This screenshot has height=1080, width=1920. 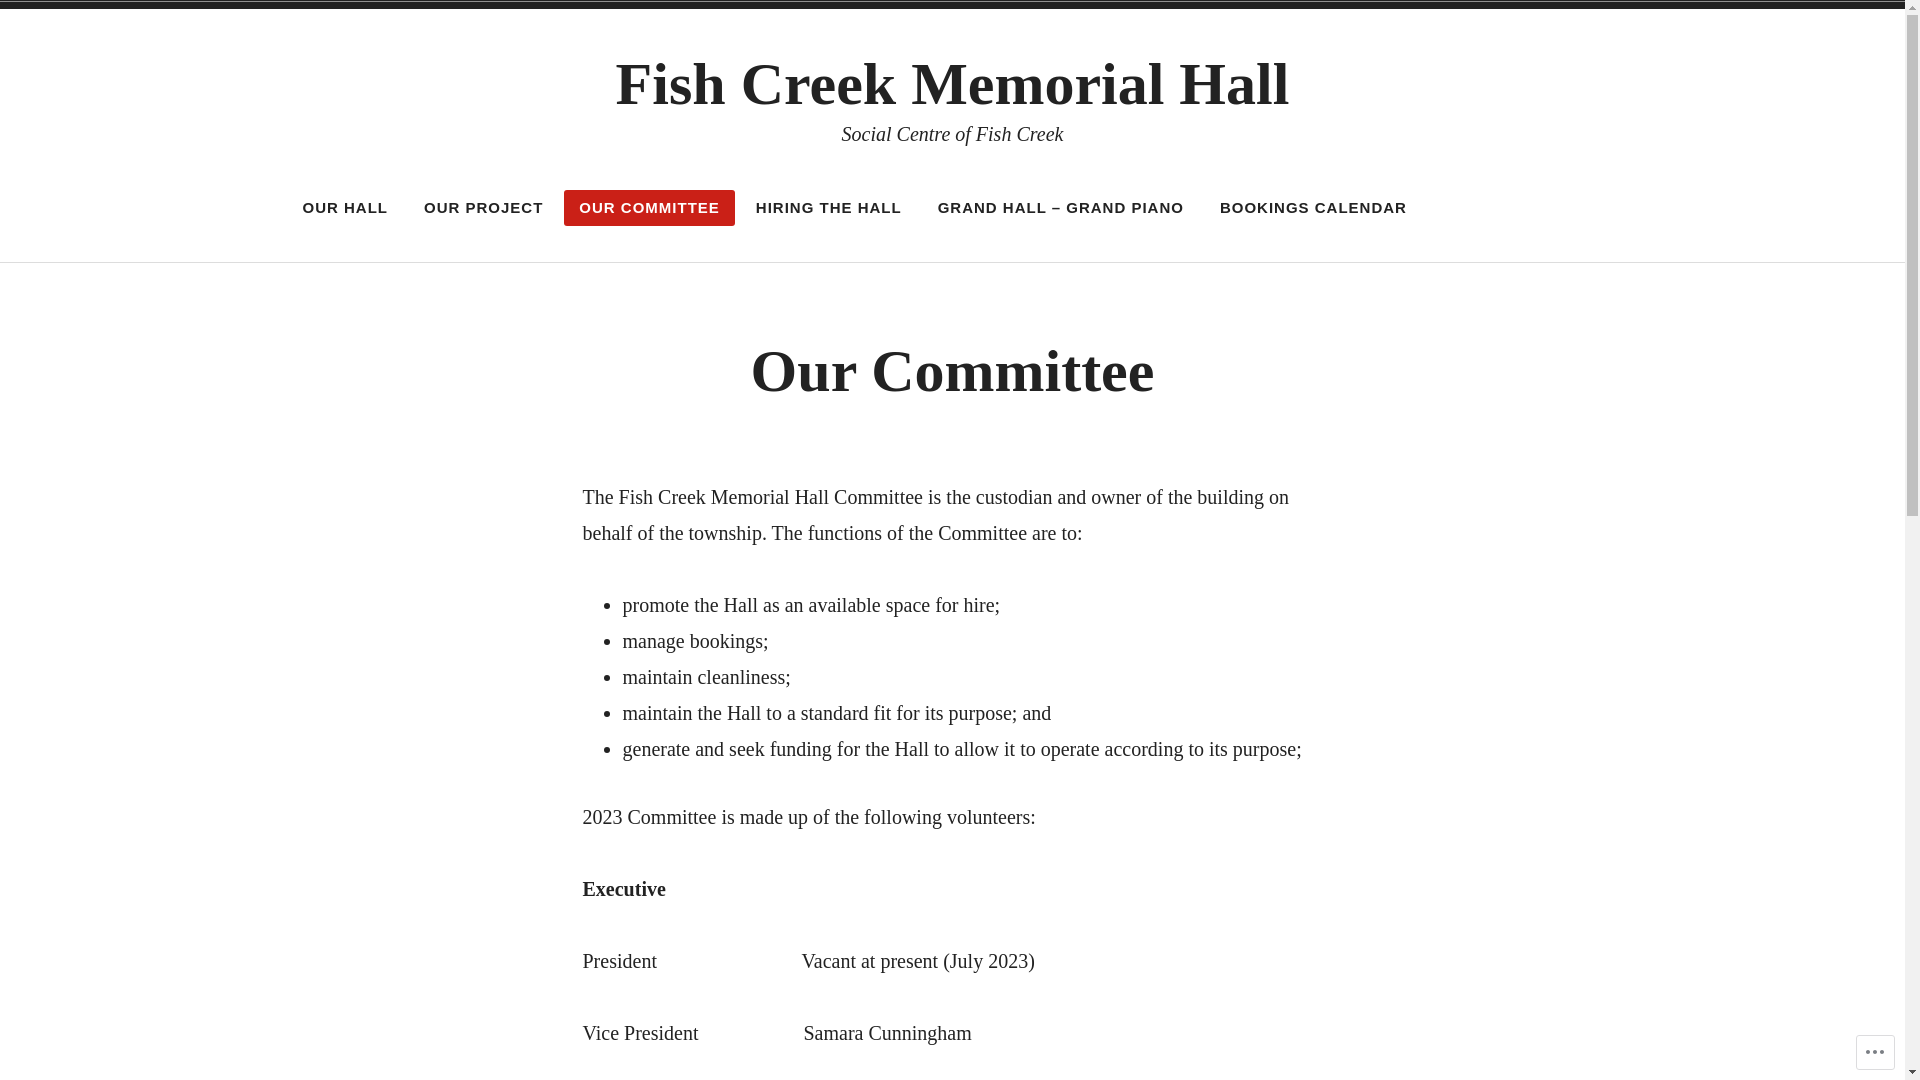 What do you see at coordinates (345, 208) in the screenshot?
I see `'OUR HALL'` at bounding box center [345, 208].